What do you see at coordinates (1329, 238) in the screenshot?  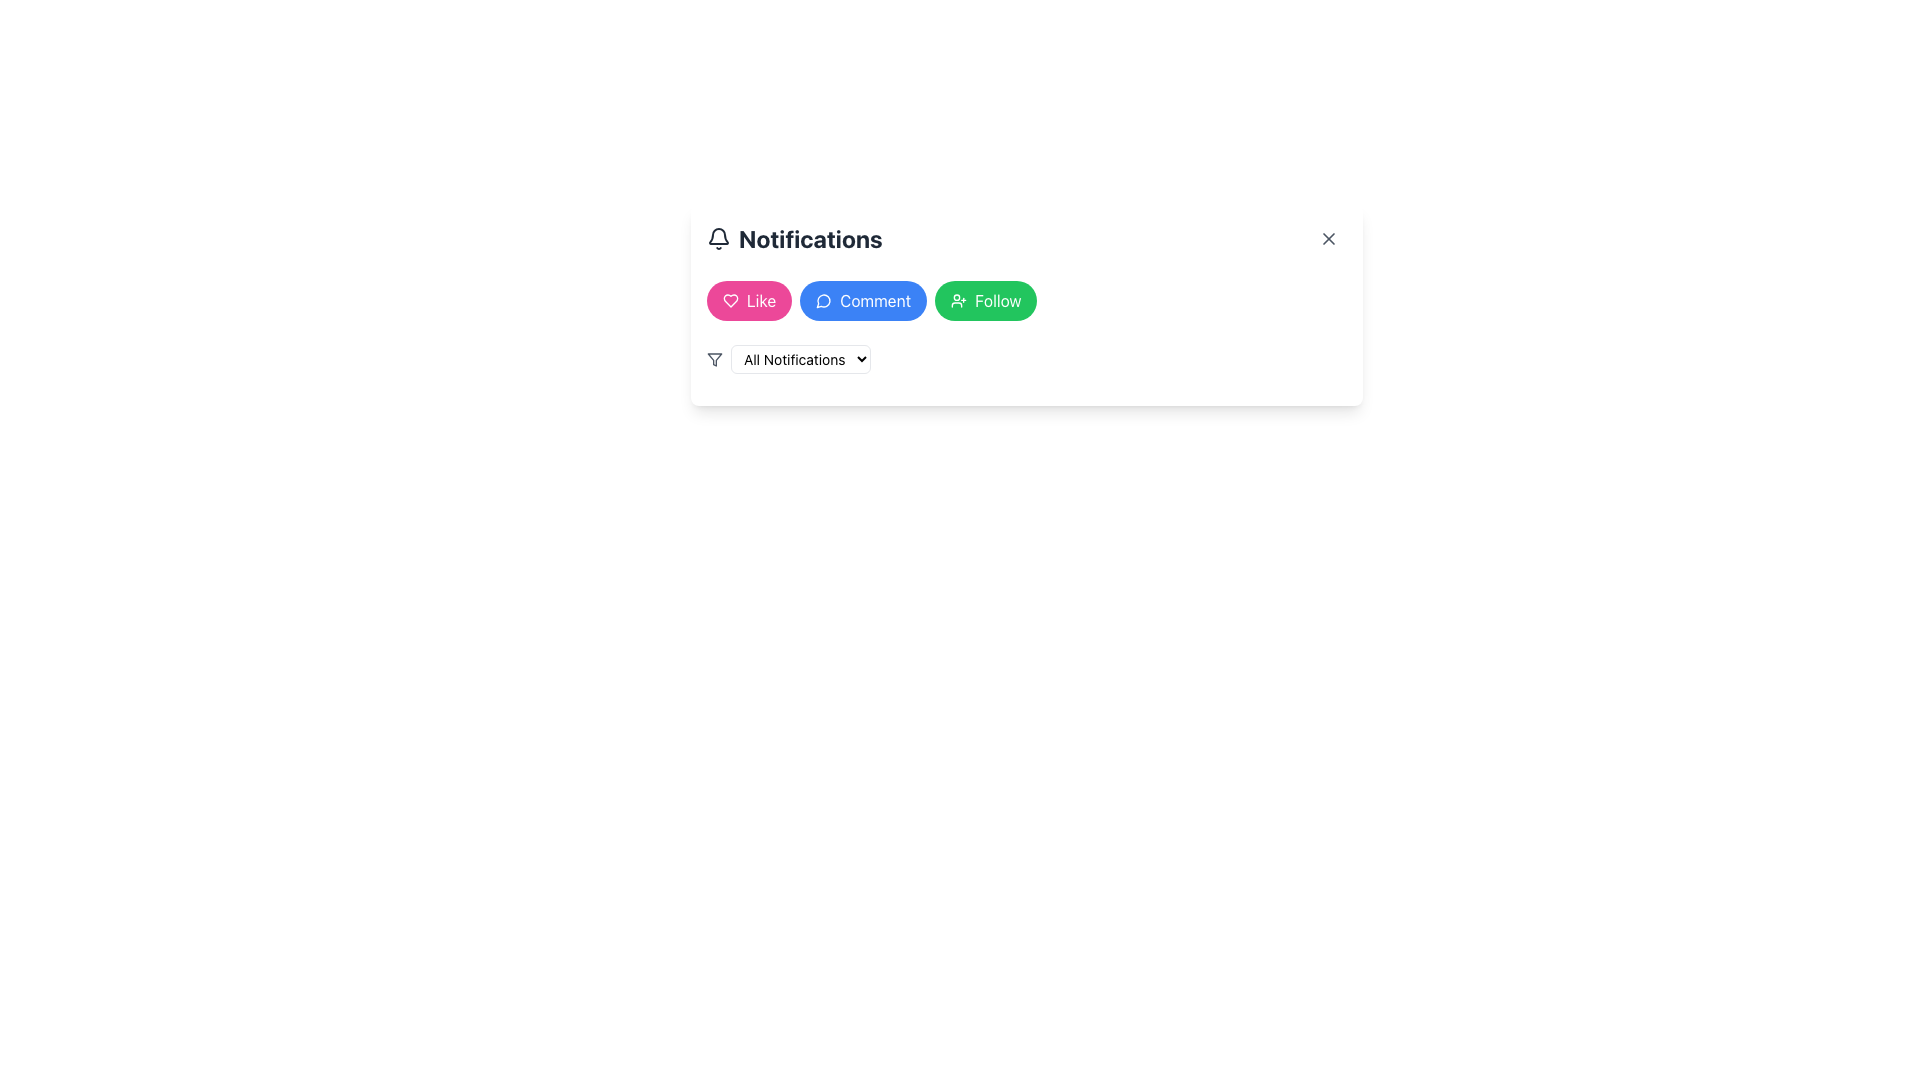 I see `the small 'X' icon button located at the top-right corner of the notification card` at bounding box center [1329, 238].